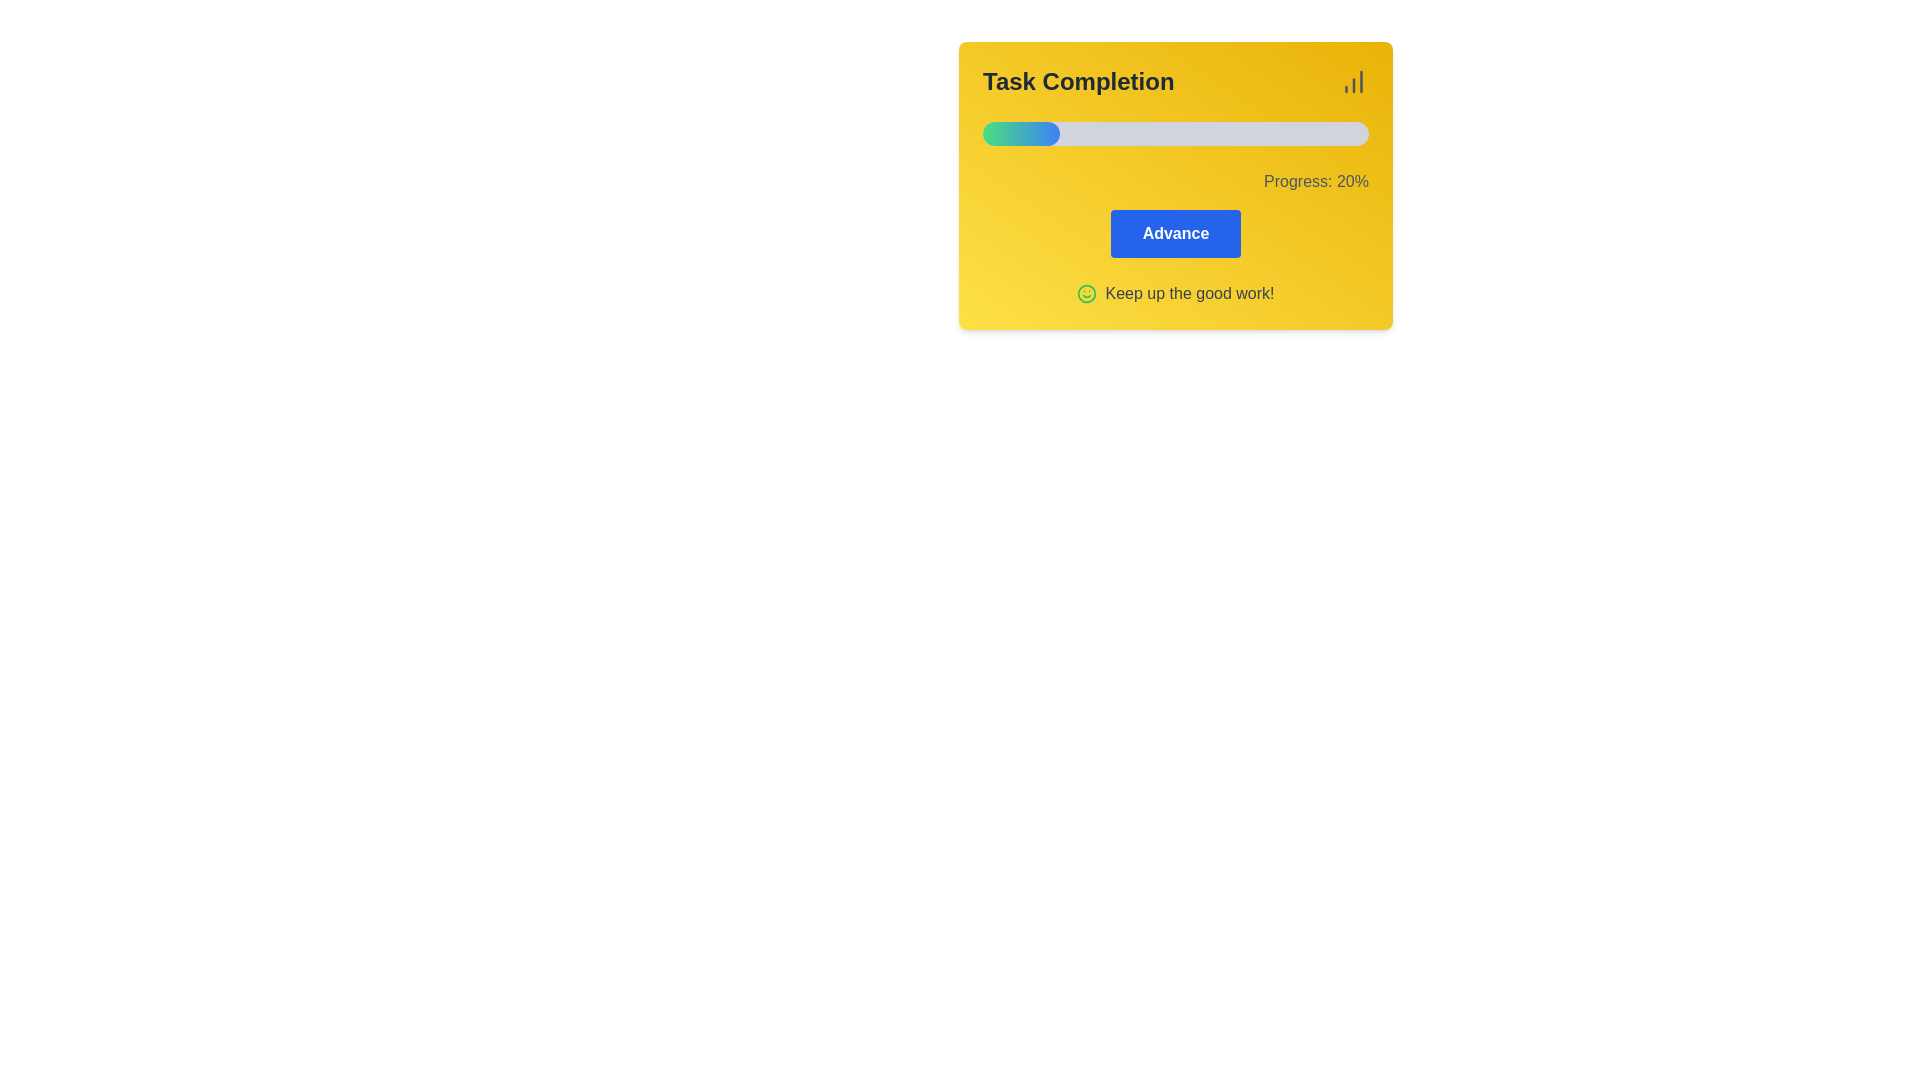 The width and height of the screenshot is (1920, 1080). I want to click on the icon represented as a small vertical bar chart with increasing columns, located in the top-right corner of the 'Task Completion' section, so click(1353, 80).